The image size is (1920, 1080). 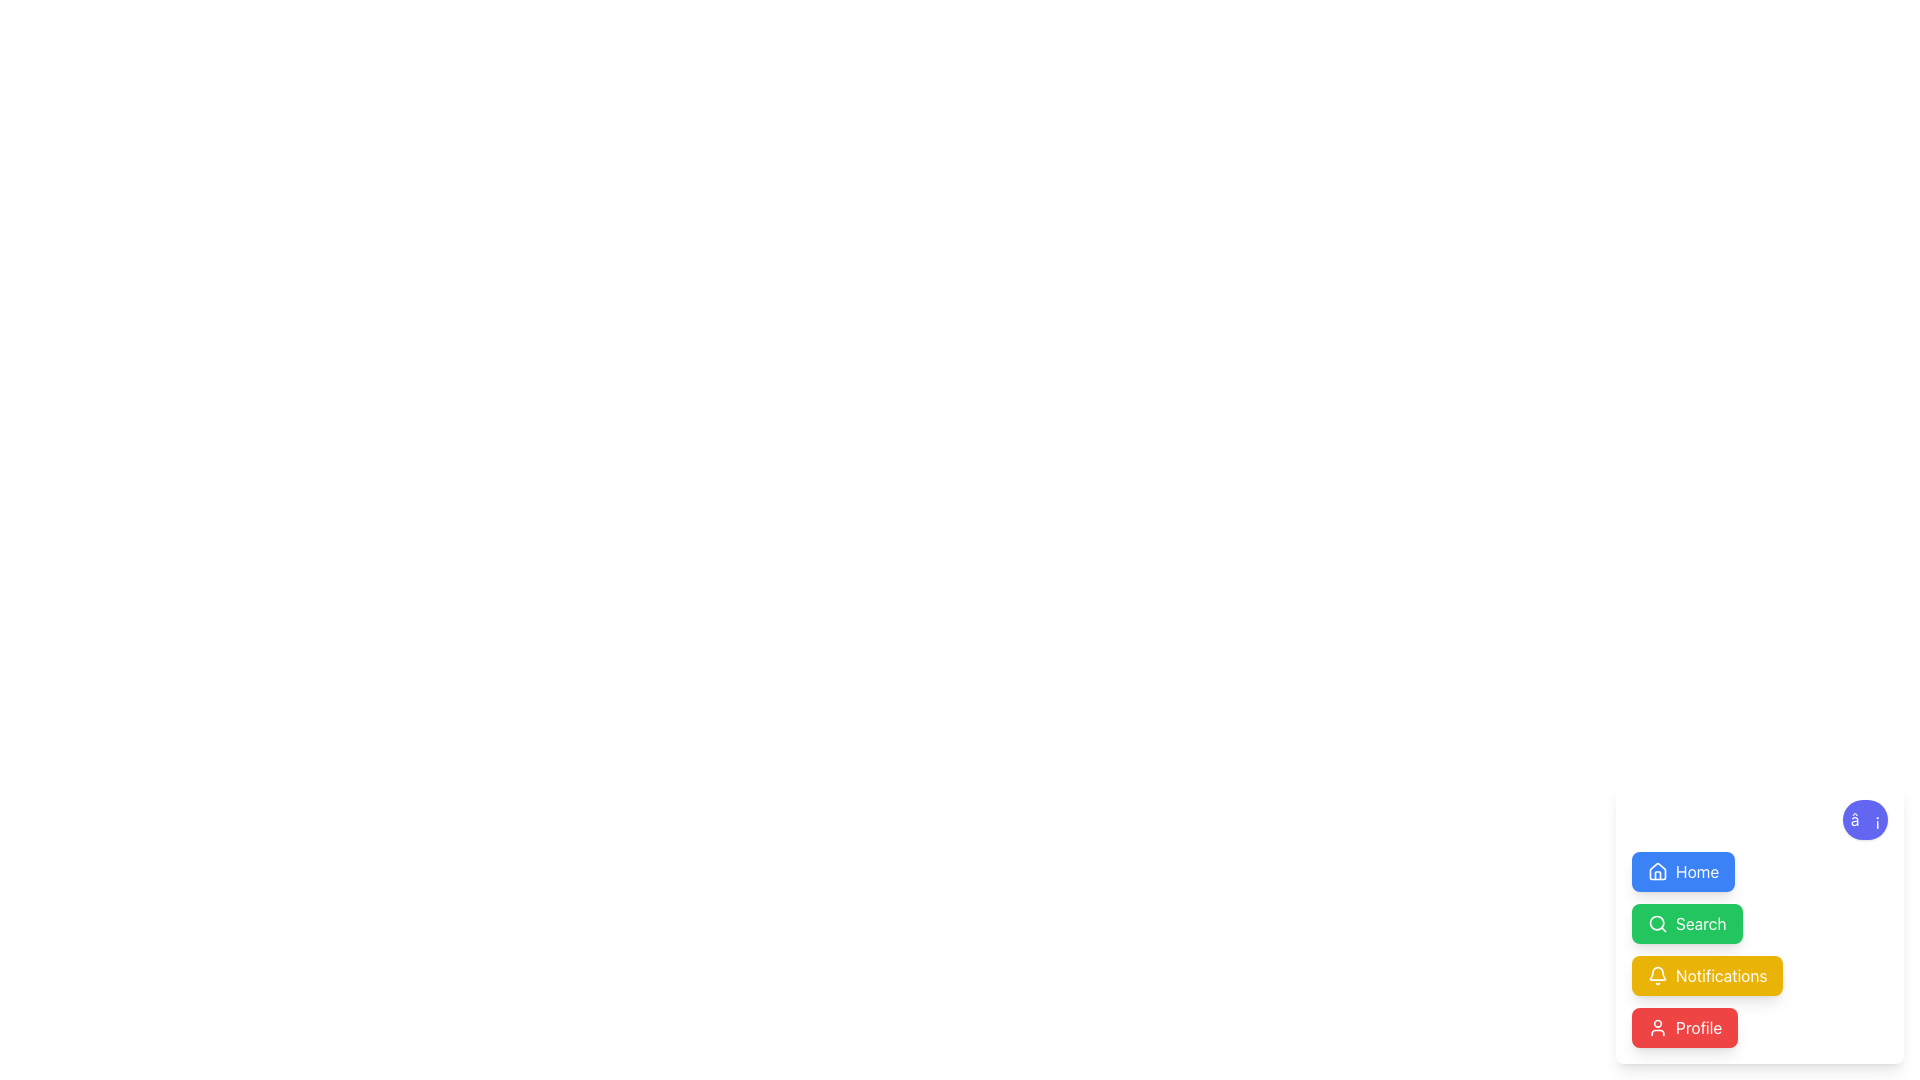 I want to click on the search icon located within the green rectangular button labeled 'Search', which is the second element in the vertical menu group, so click(x=1657, y=924).